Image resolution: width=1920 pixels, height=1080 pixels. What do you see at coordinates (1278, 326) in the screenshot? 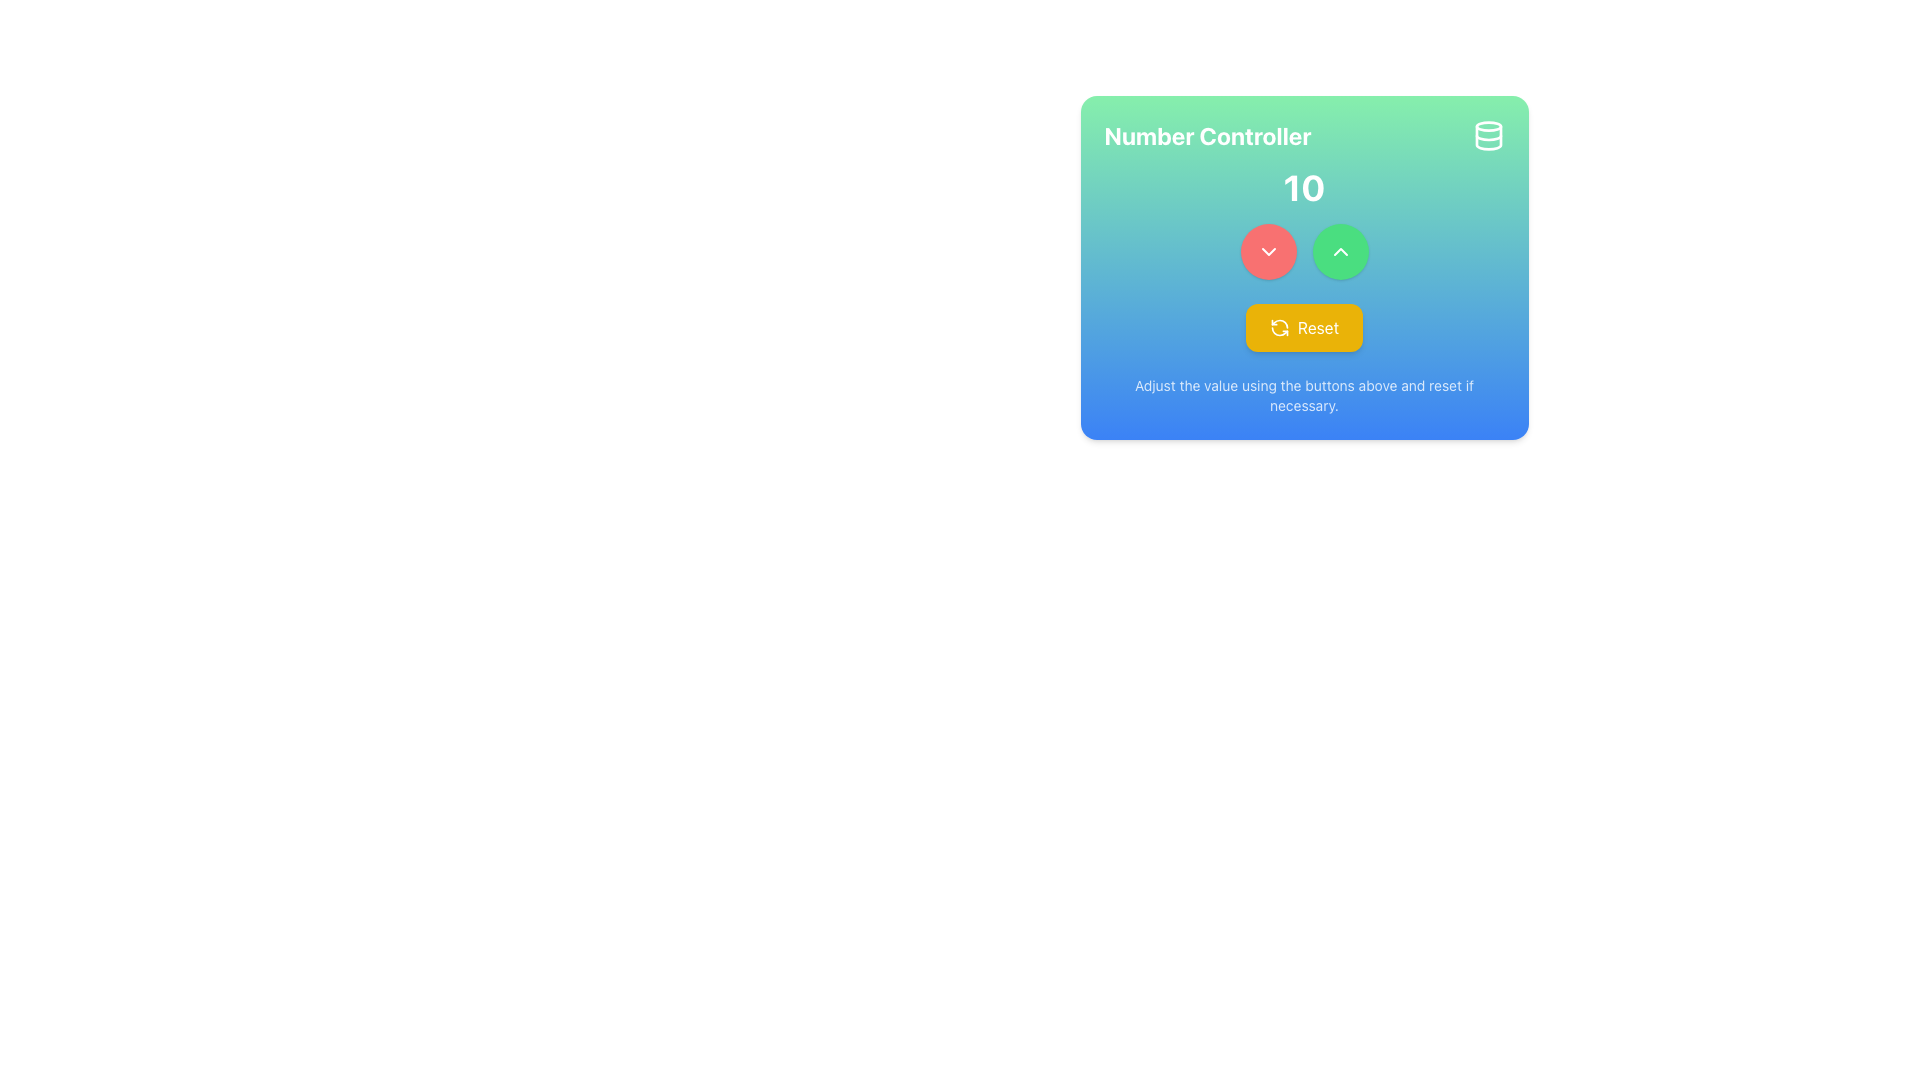
I see `the 'Reset' button which contains the reset icon` at bounding box center [1278, 326].